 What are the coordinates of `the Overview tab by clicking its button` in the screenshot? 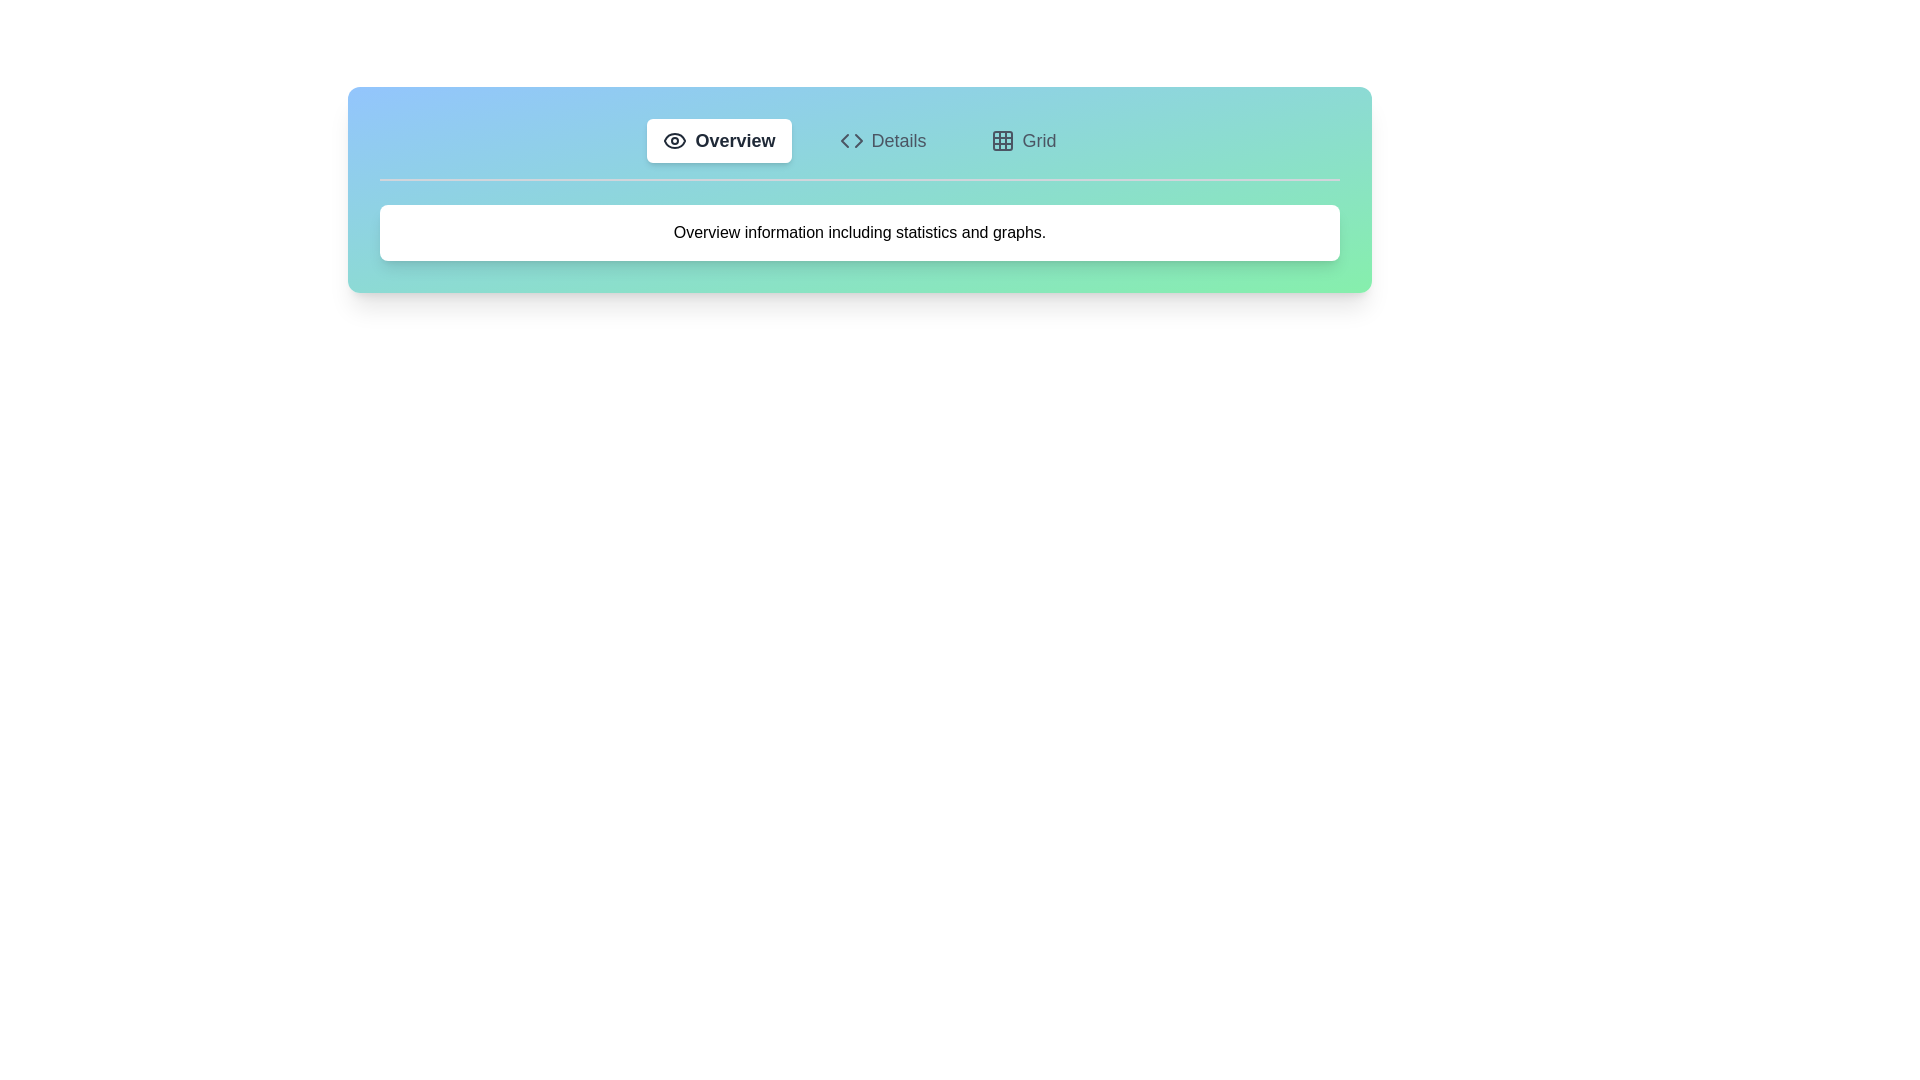 It's located at (719, 140).